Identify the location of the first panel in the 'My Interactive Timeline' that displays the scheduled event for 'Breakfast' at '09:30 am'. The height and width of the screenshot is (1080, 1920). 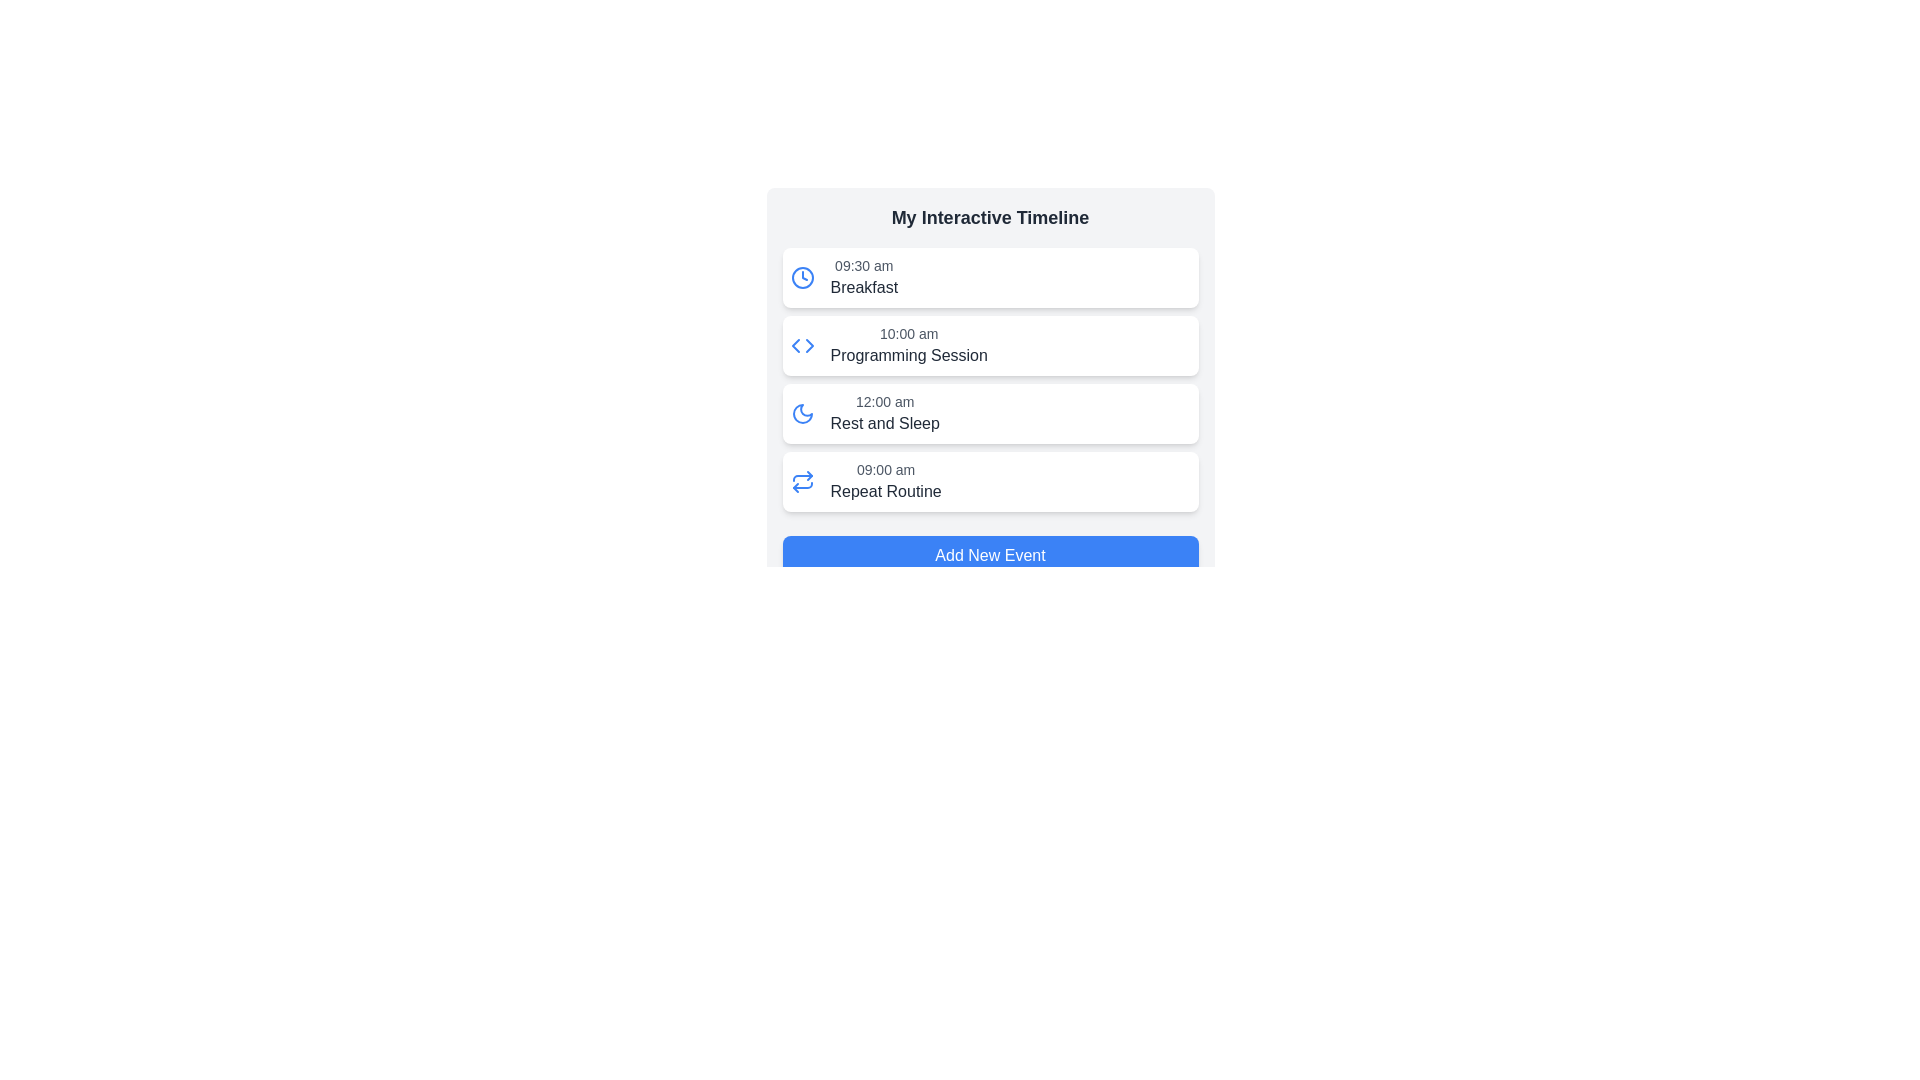
(990, 277).